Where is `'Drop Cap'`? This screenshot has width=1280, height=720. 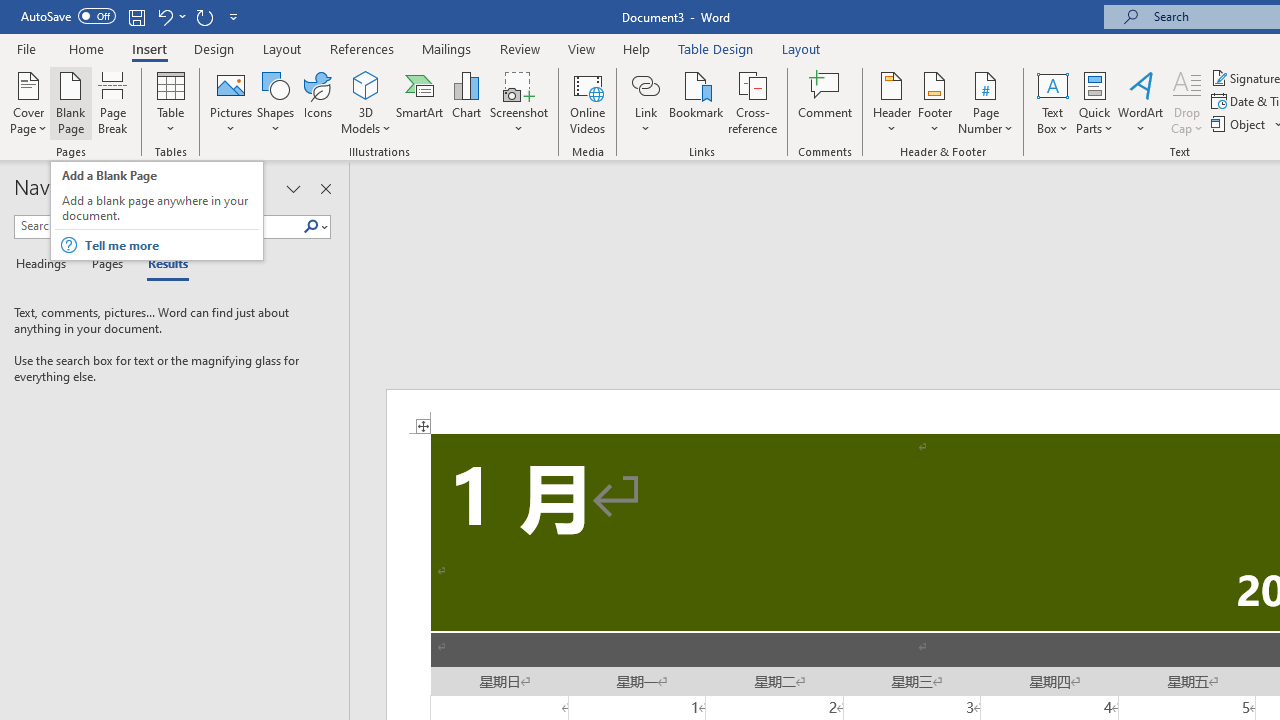 'Drop Cap' is located at coordinates (1187, 103).